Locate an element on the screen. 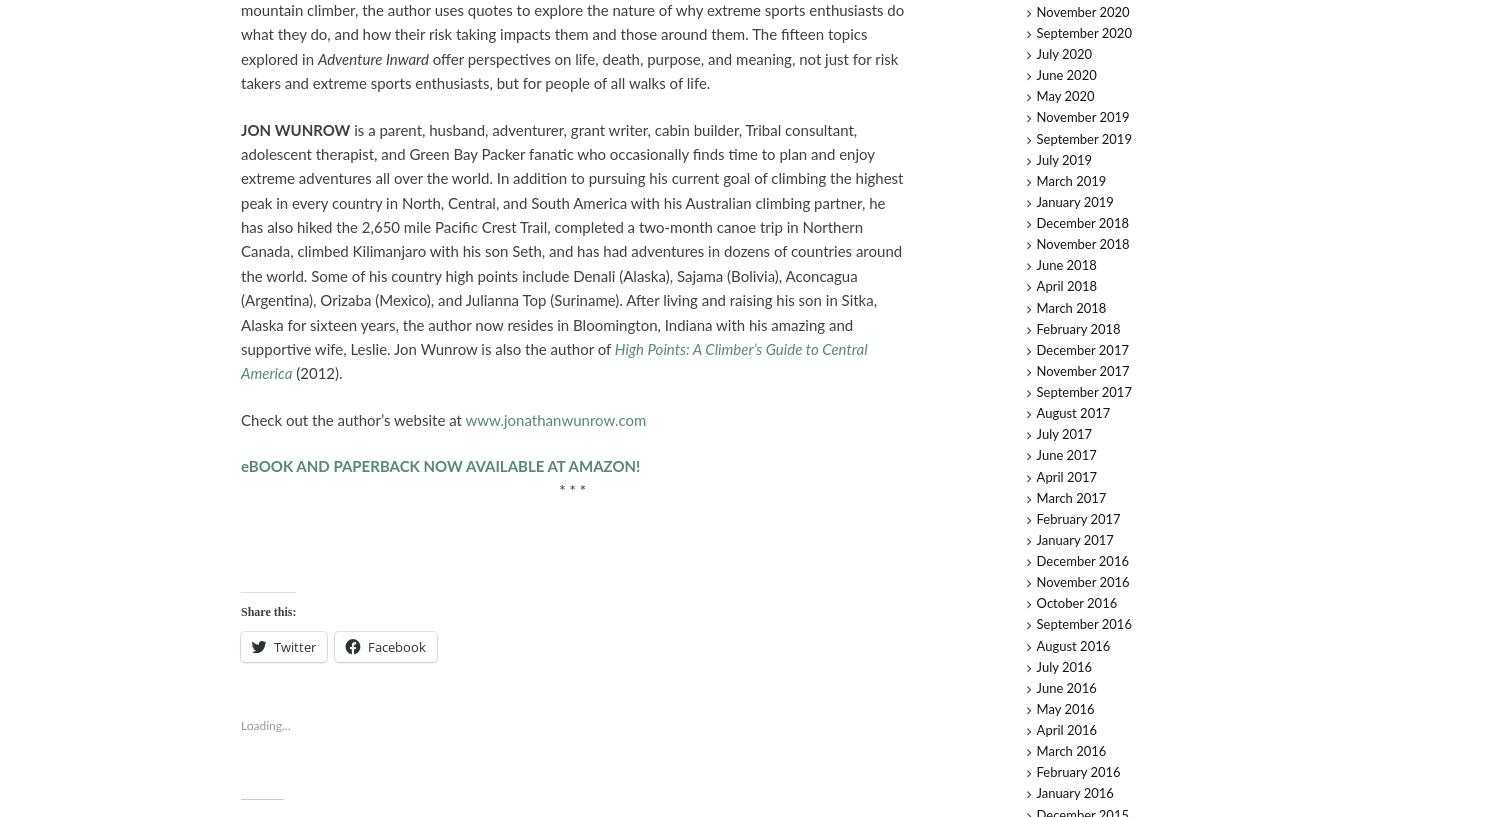 The width and height of the screenshot is (1492, 817). 'April 2018' is located at coordinates (1066, 287).